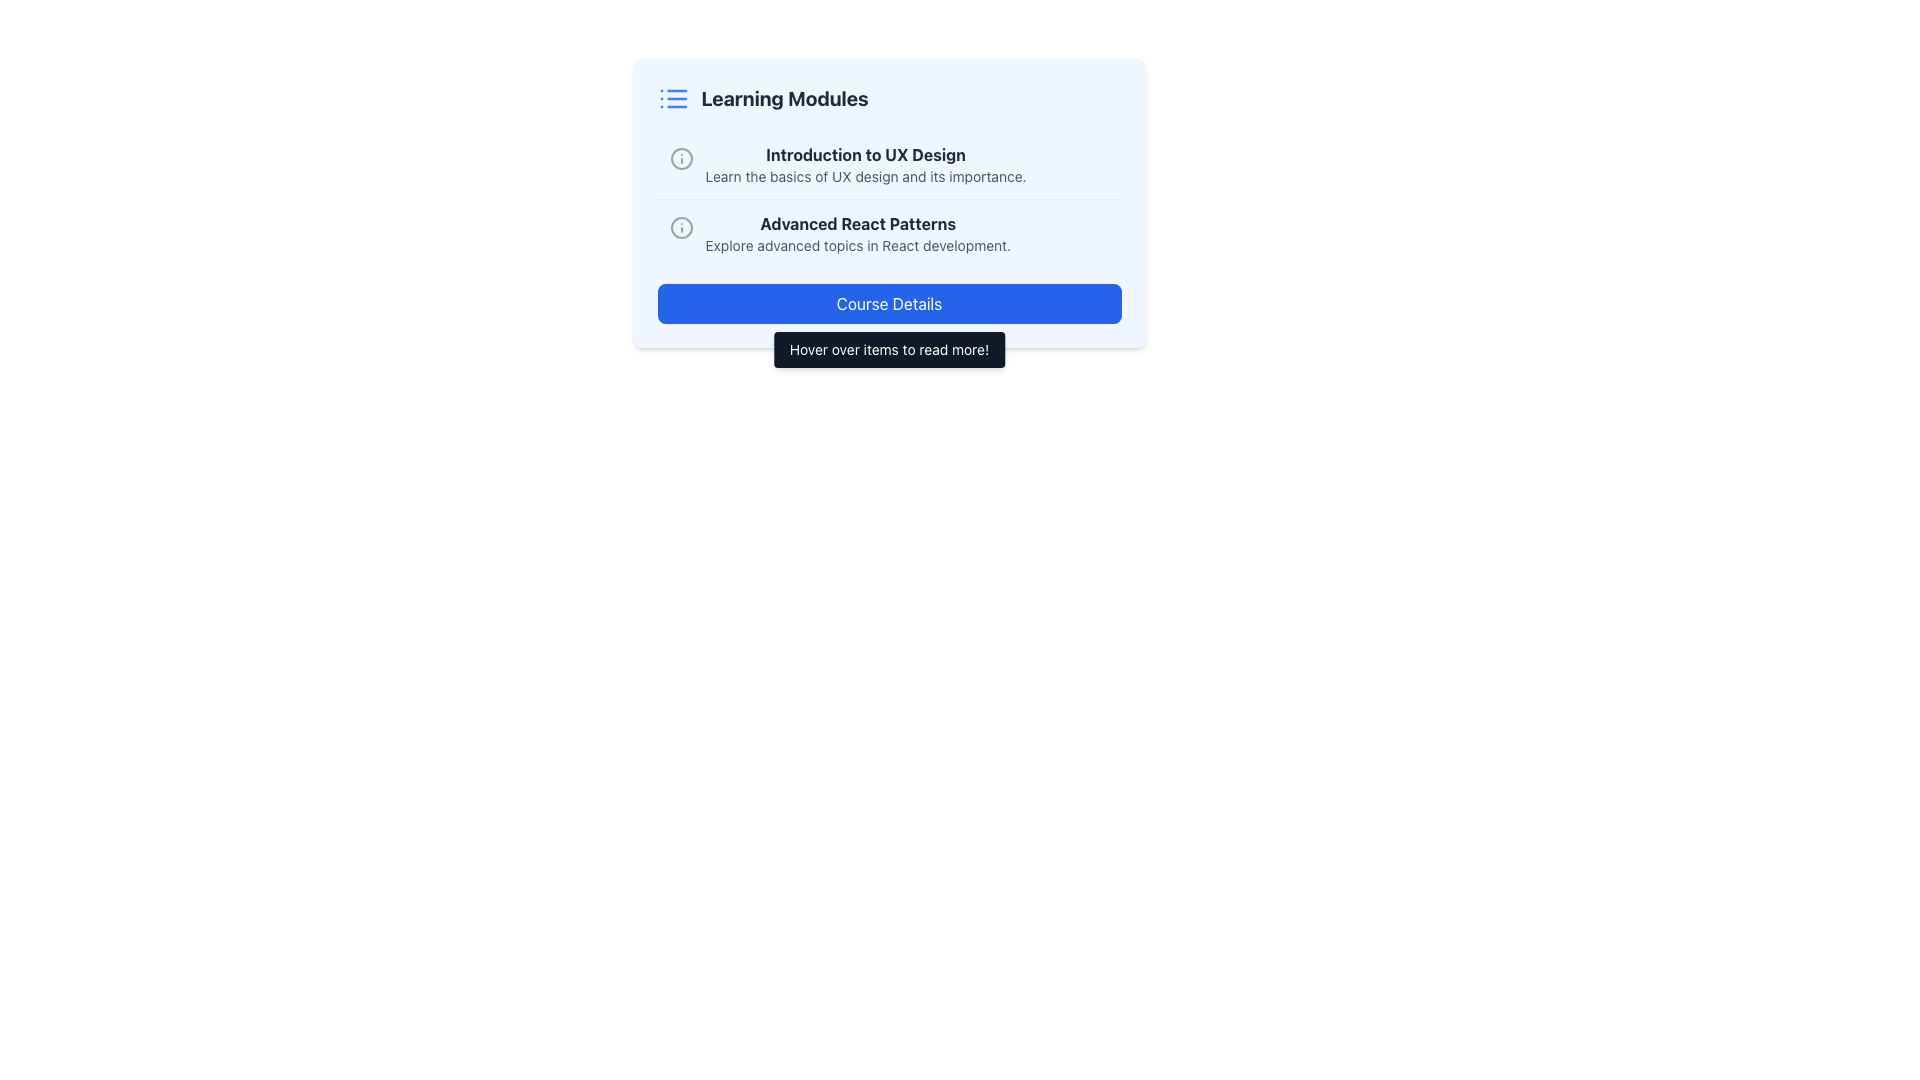  I want to click on the Informational List Item titled 'Introduction to UX Design', so click(888, 164).